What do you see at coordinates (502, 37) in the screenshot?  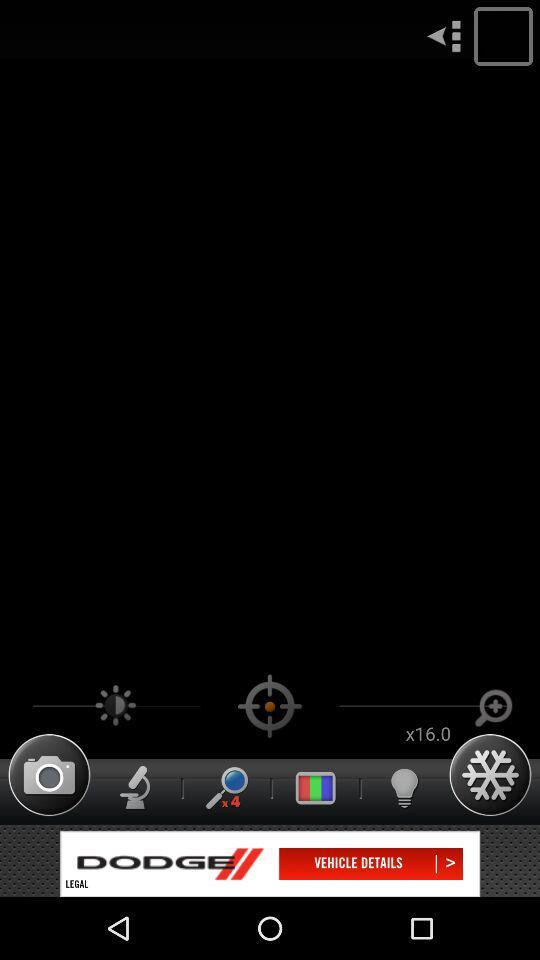 I see `the location icon` at bounding box center [502, 37].